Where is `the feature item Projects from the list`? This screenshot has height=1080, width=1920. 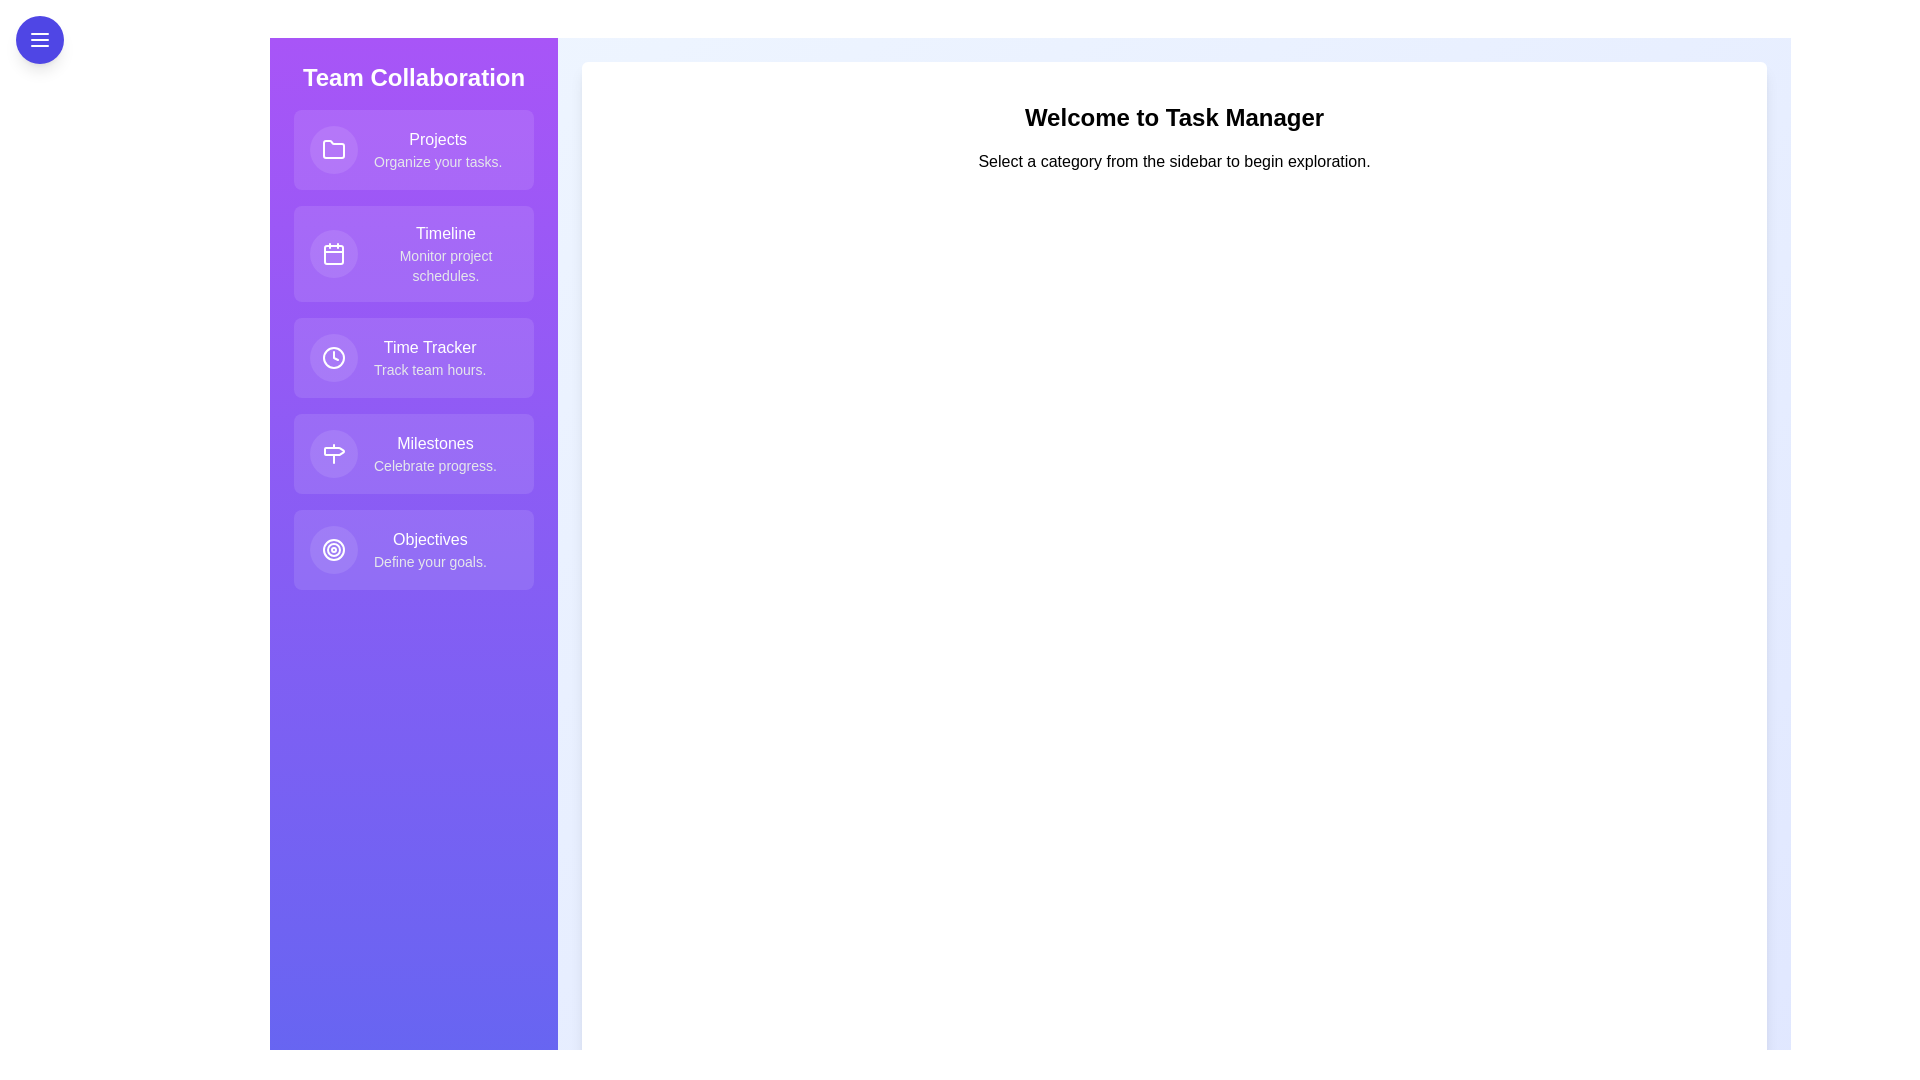
the feature item Projects from the list is located at coordinates (412, 149).